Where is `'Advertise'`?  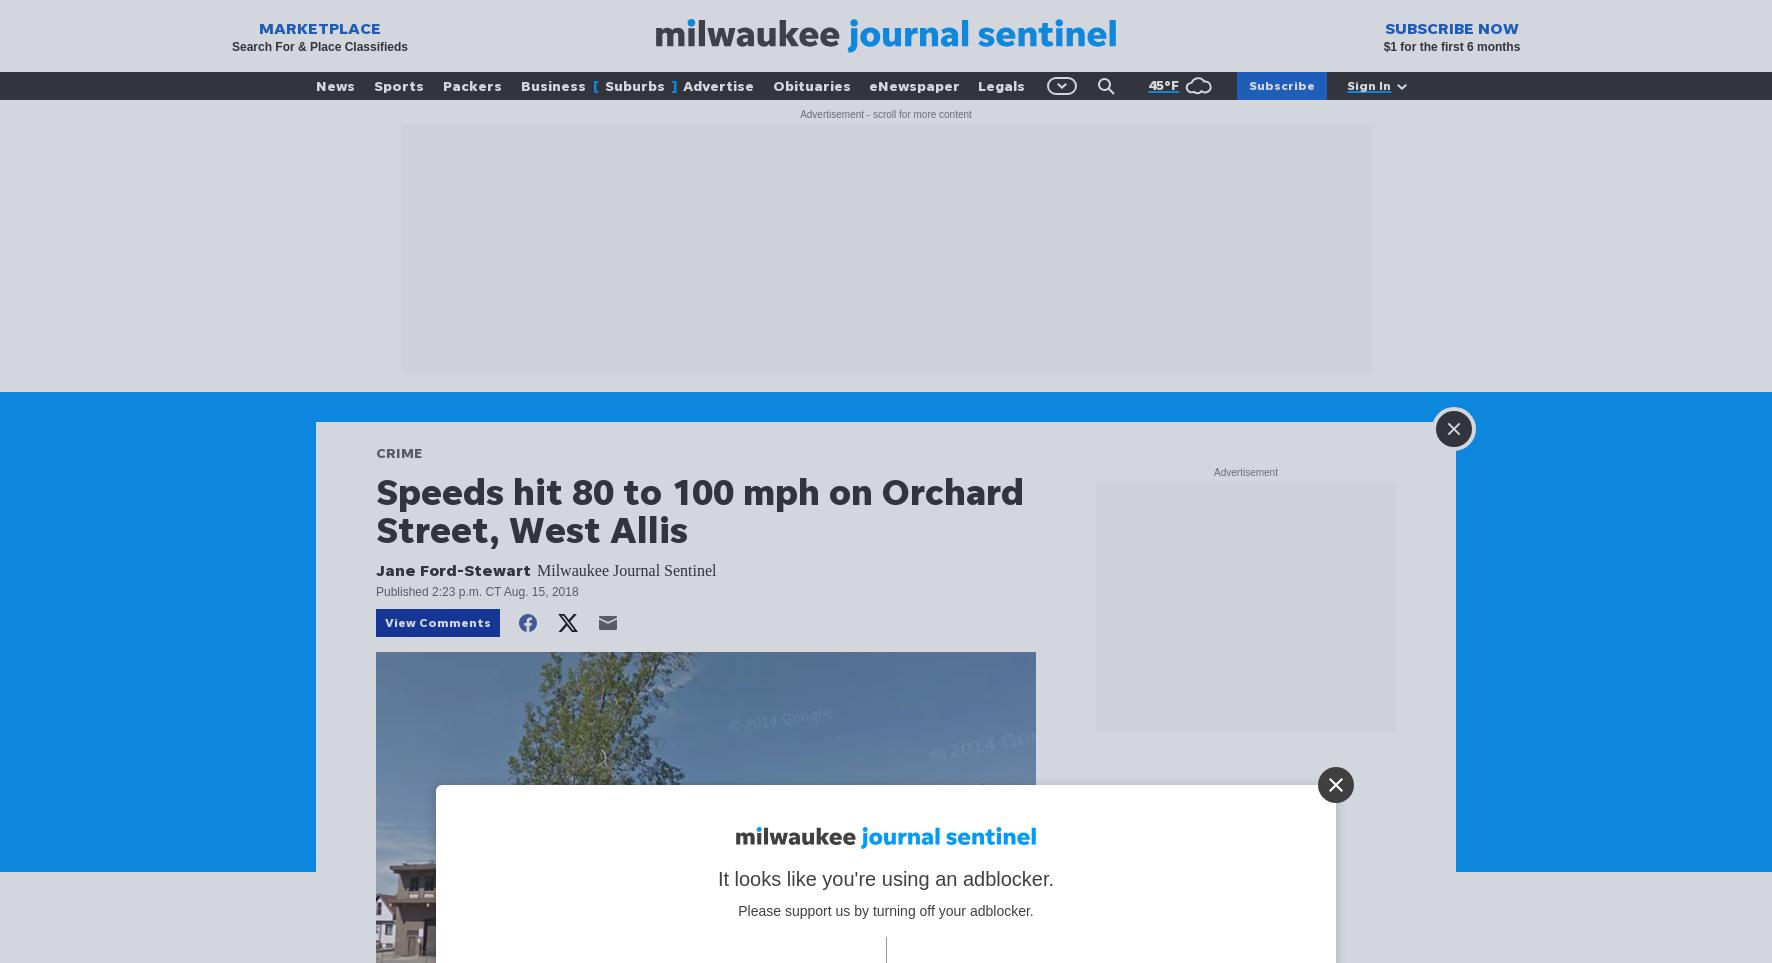 'Advertise' is located at coordinates (717, 85).